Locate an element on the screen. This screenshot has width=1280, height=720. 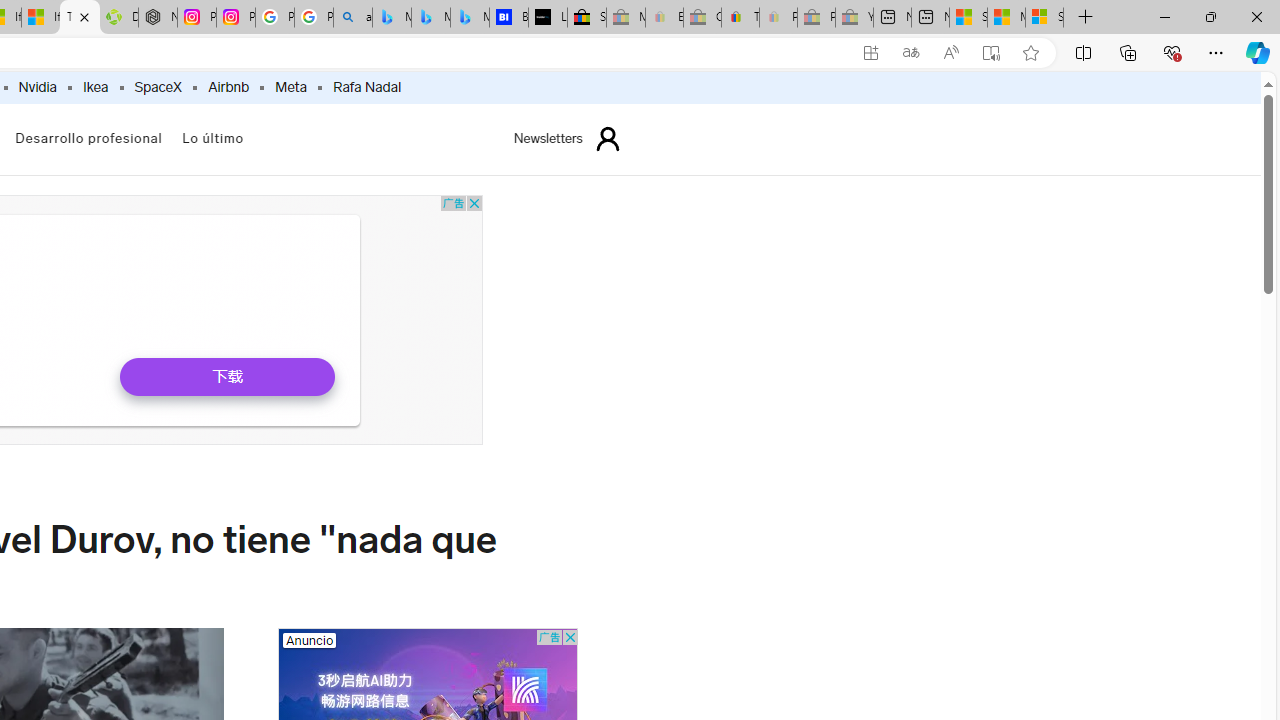
'Selling on eBay | Electronics, Fashion, Home & Garden | eBay' is located at coordinates (585, 17).